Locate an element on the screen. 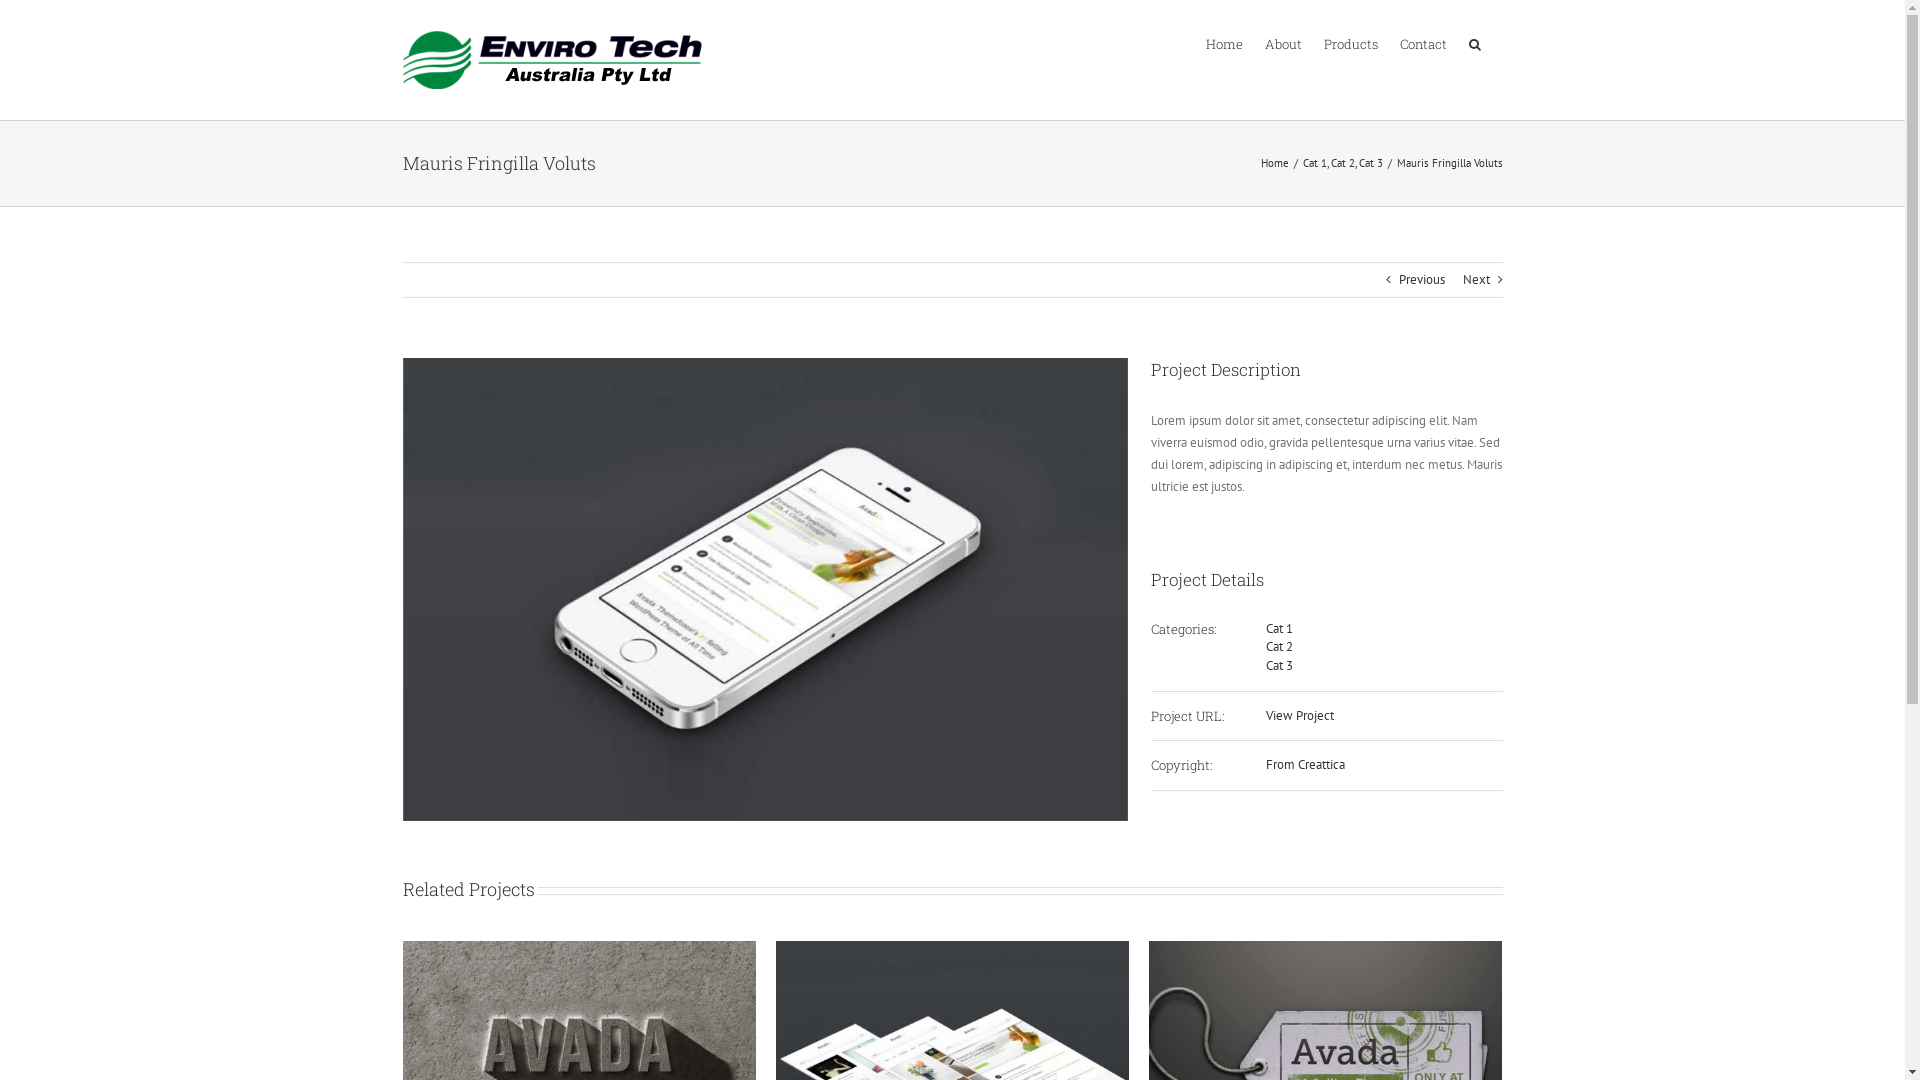 This screenshot has height=1080, width=1920. 'Cat 1' is located at coordinates (1265, 627).